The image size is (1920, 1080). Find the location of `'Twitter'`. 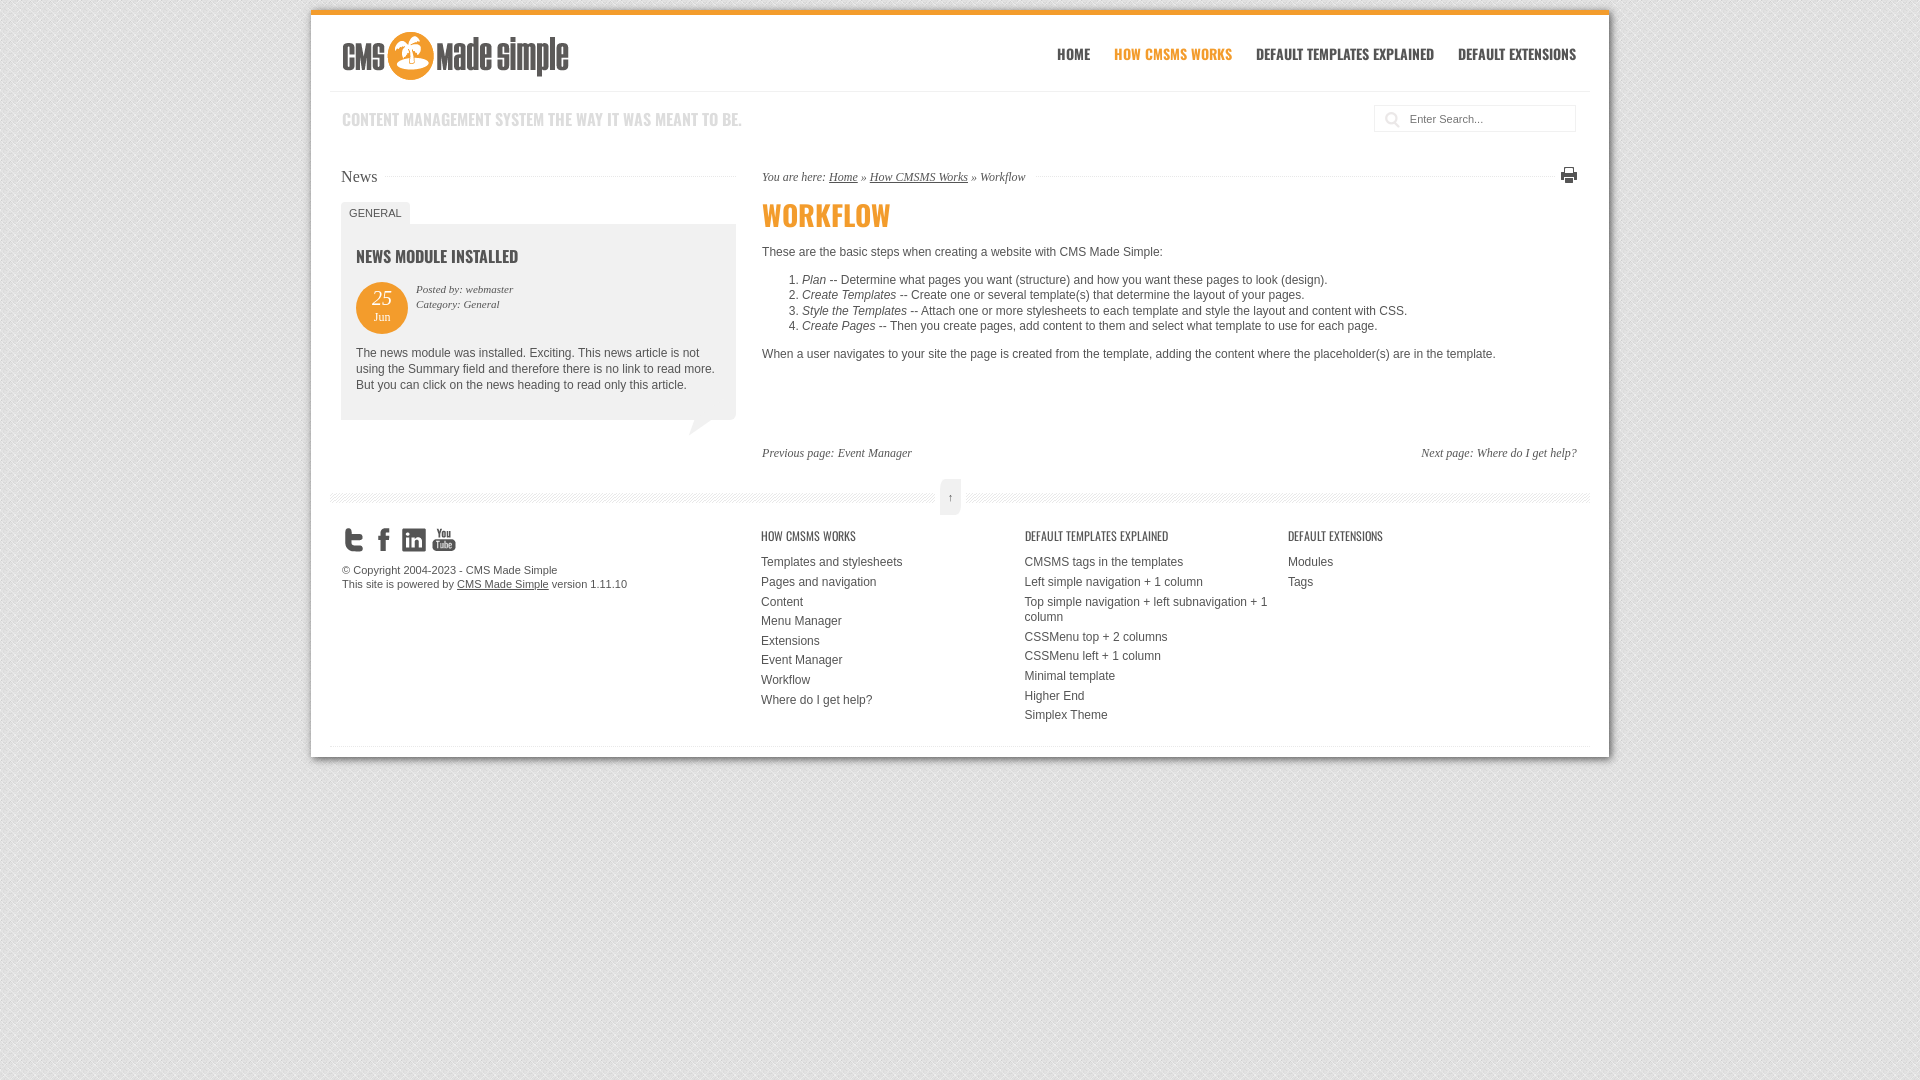

'Twitter' is located at coordinates (341, 540).